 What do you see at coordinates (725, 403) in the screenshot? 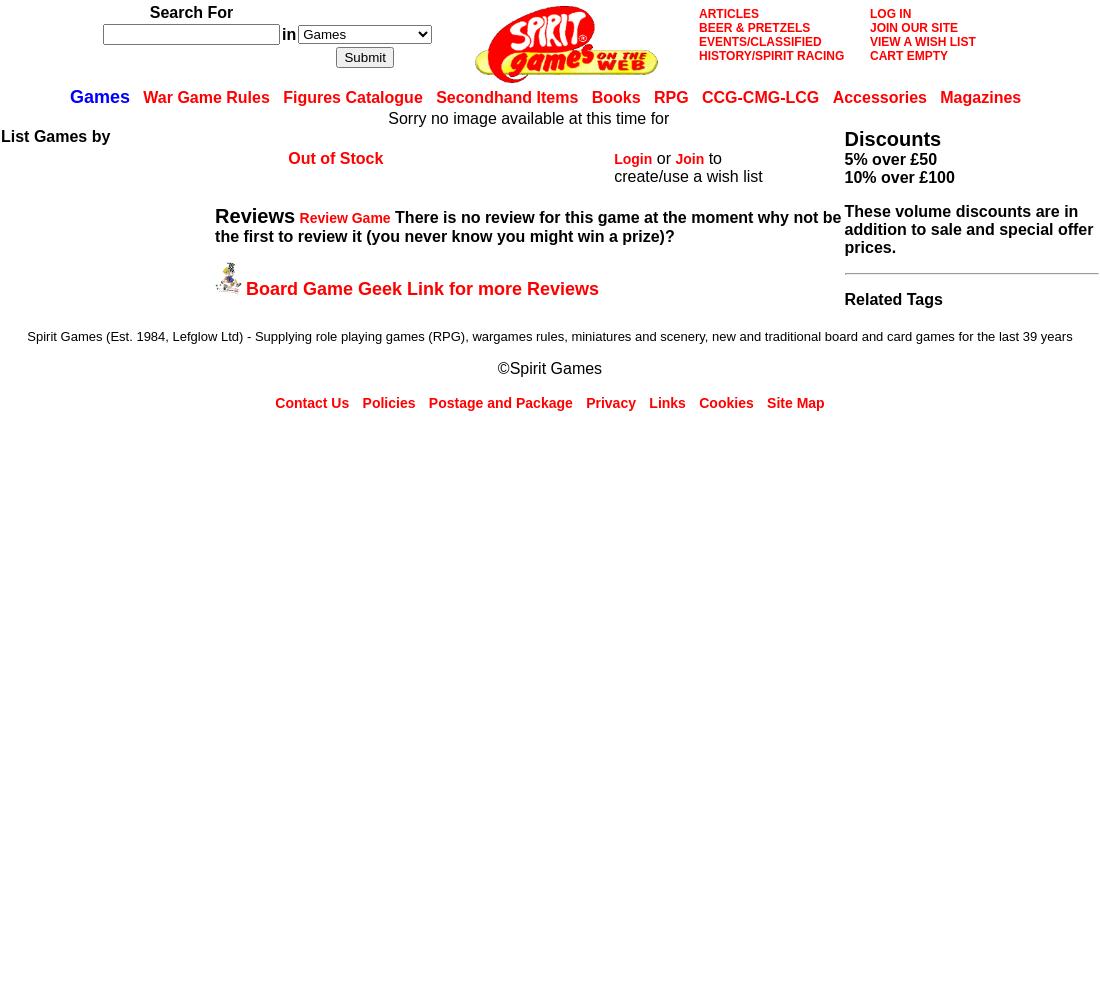
I see `'Cookies'` at bounding box center [725, 403].